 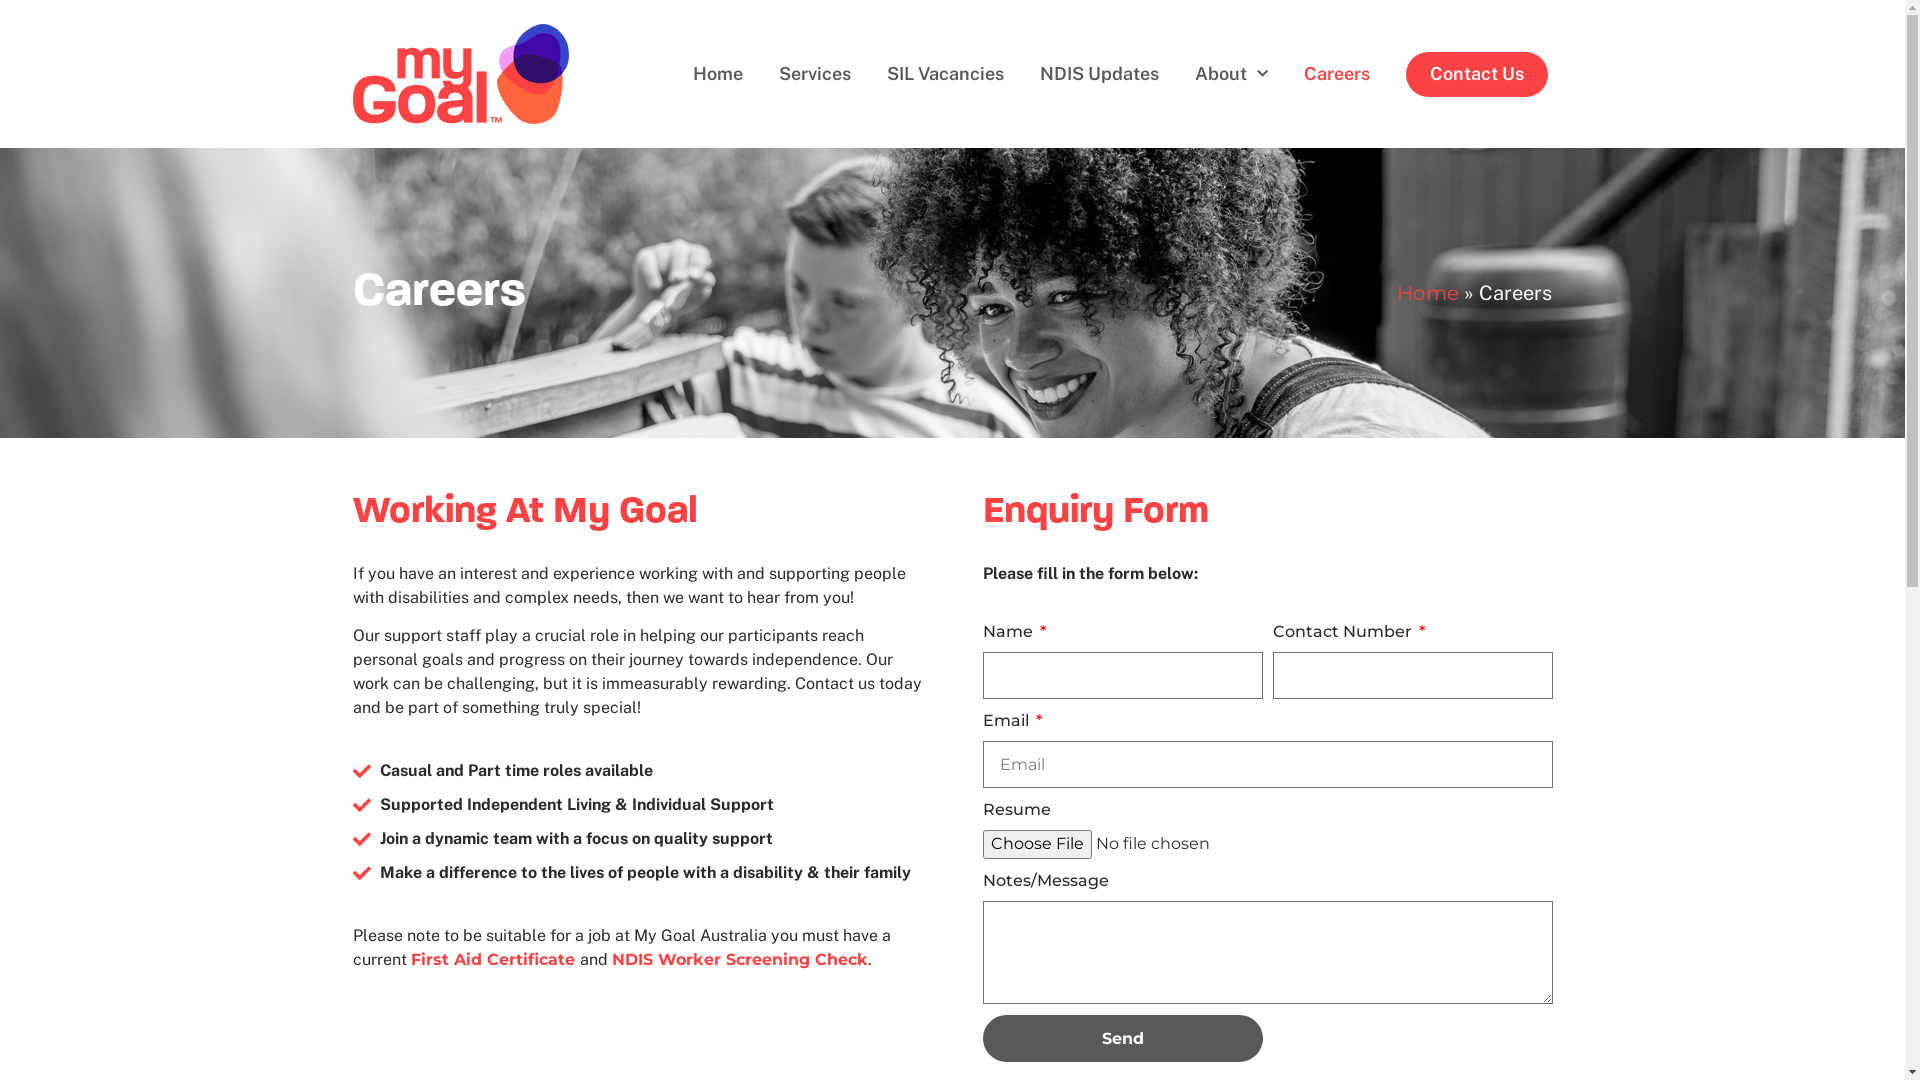 I want to click on 'Contact Us', so click(x=1477, y=73).